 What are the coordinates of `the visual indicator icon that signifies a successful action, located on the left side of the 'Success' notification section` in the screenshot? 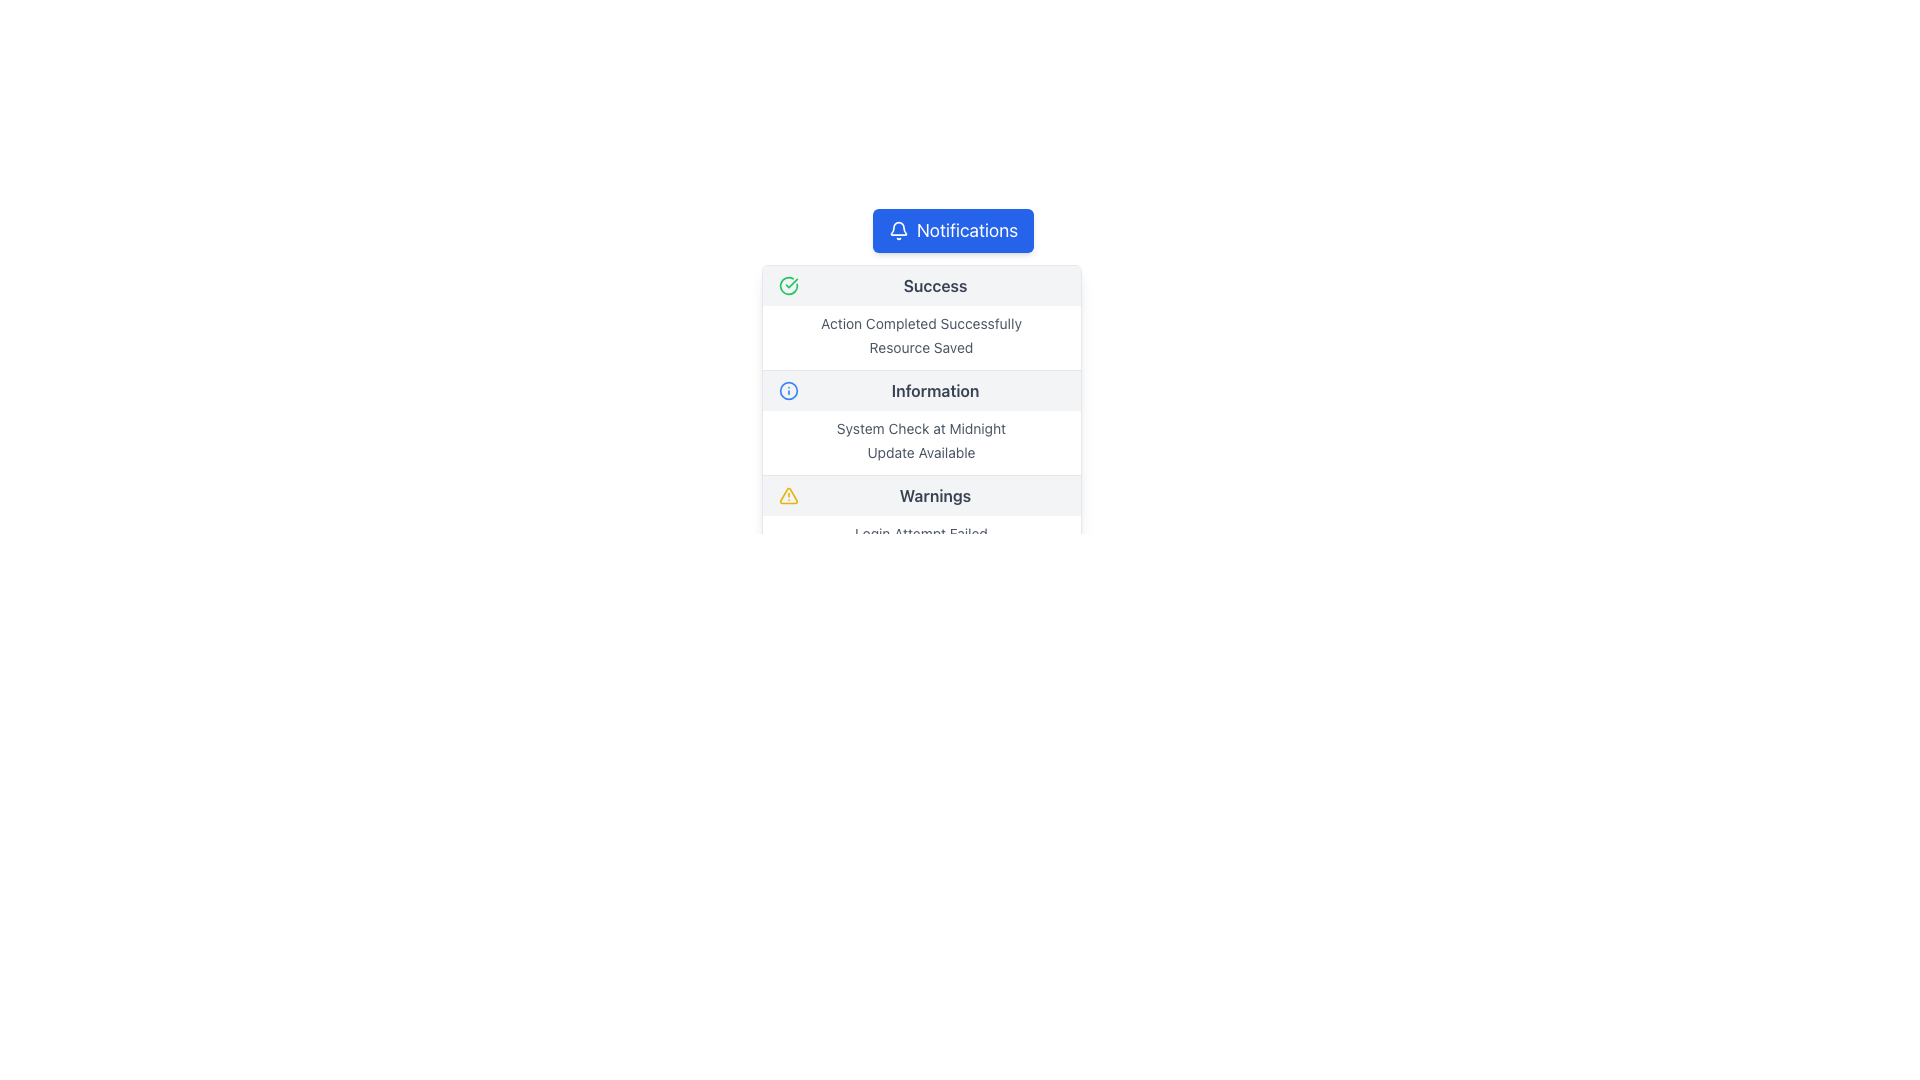 It's located at (787, 285).